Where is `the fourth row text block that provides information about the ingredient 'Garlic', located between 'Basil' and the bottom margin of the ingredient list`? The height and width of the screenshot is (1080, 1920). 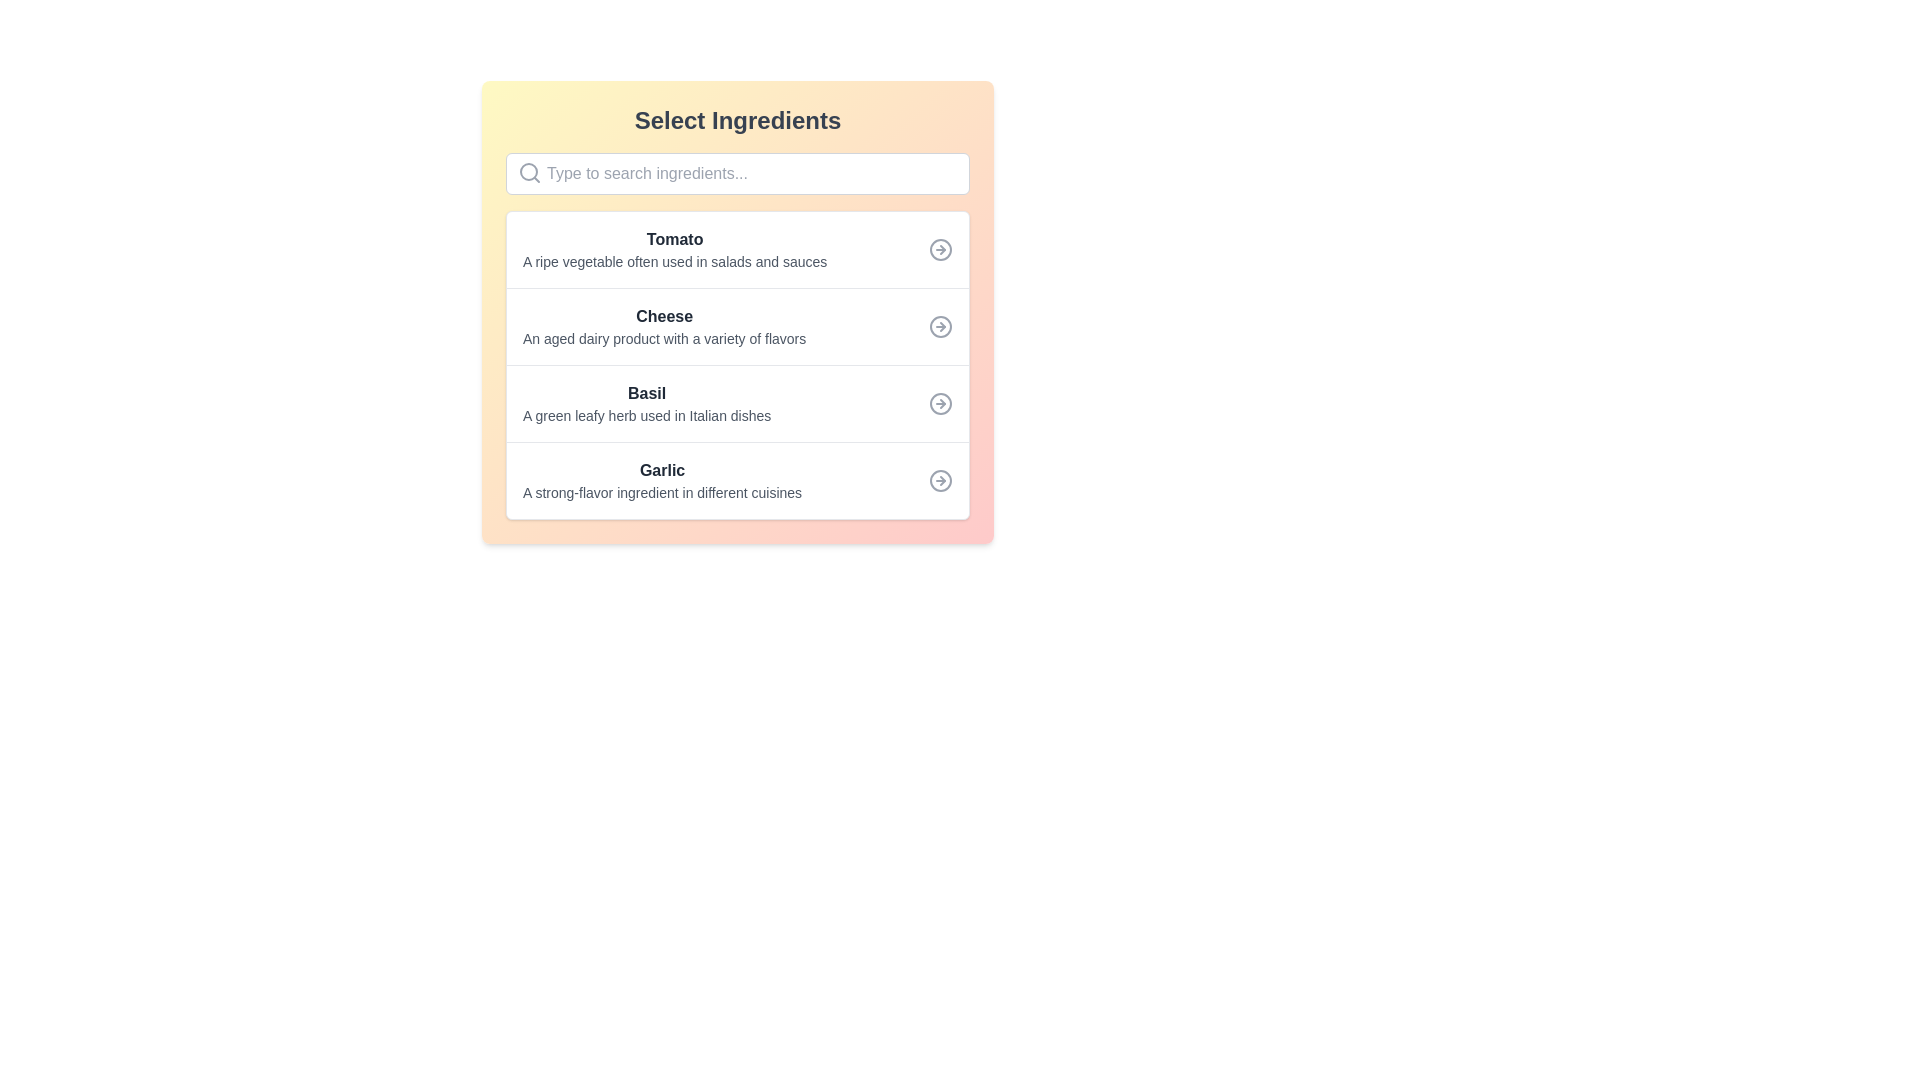 the fourth row text block that provides information about the ingredient 'Garlic', located between 'Basil' and the bottom margin of the ingredient list is located at coordinates (662, 481).